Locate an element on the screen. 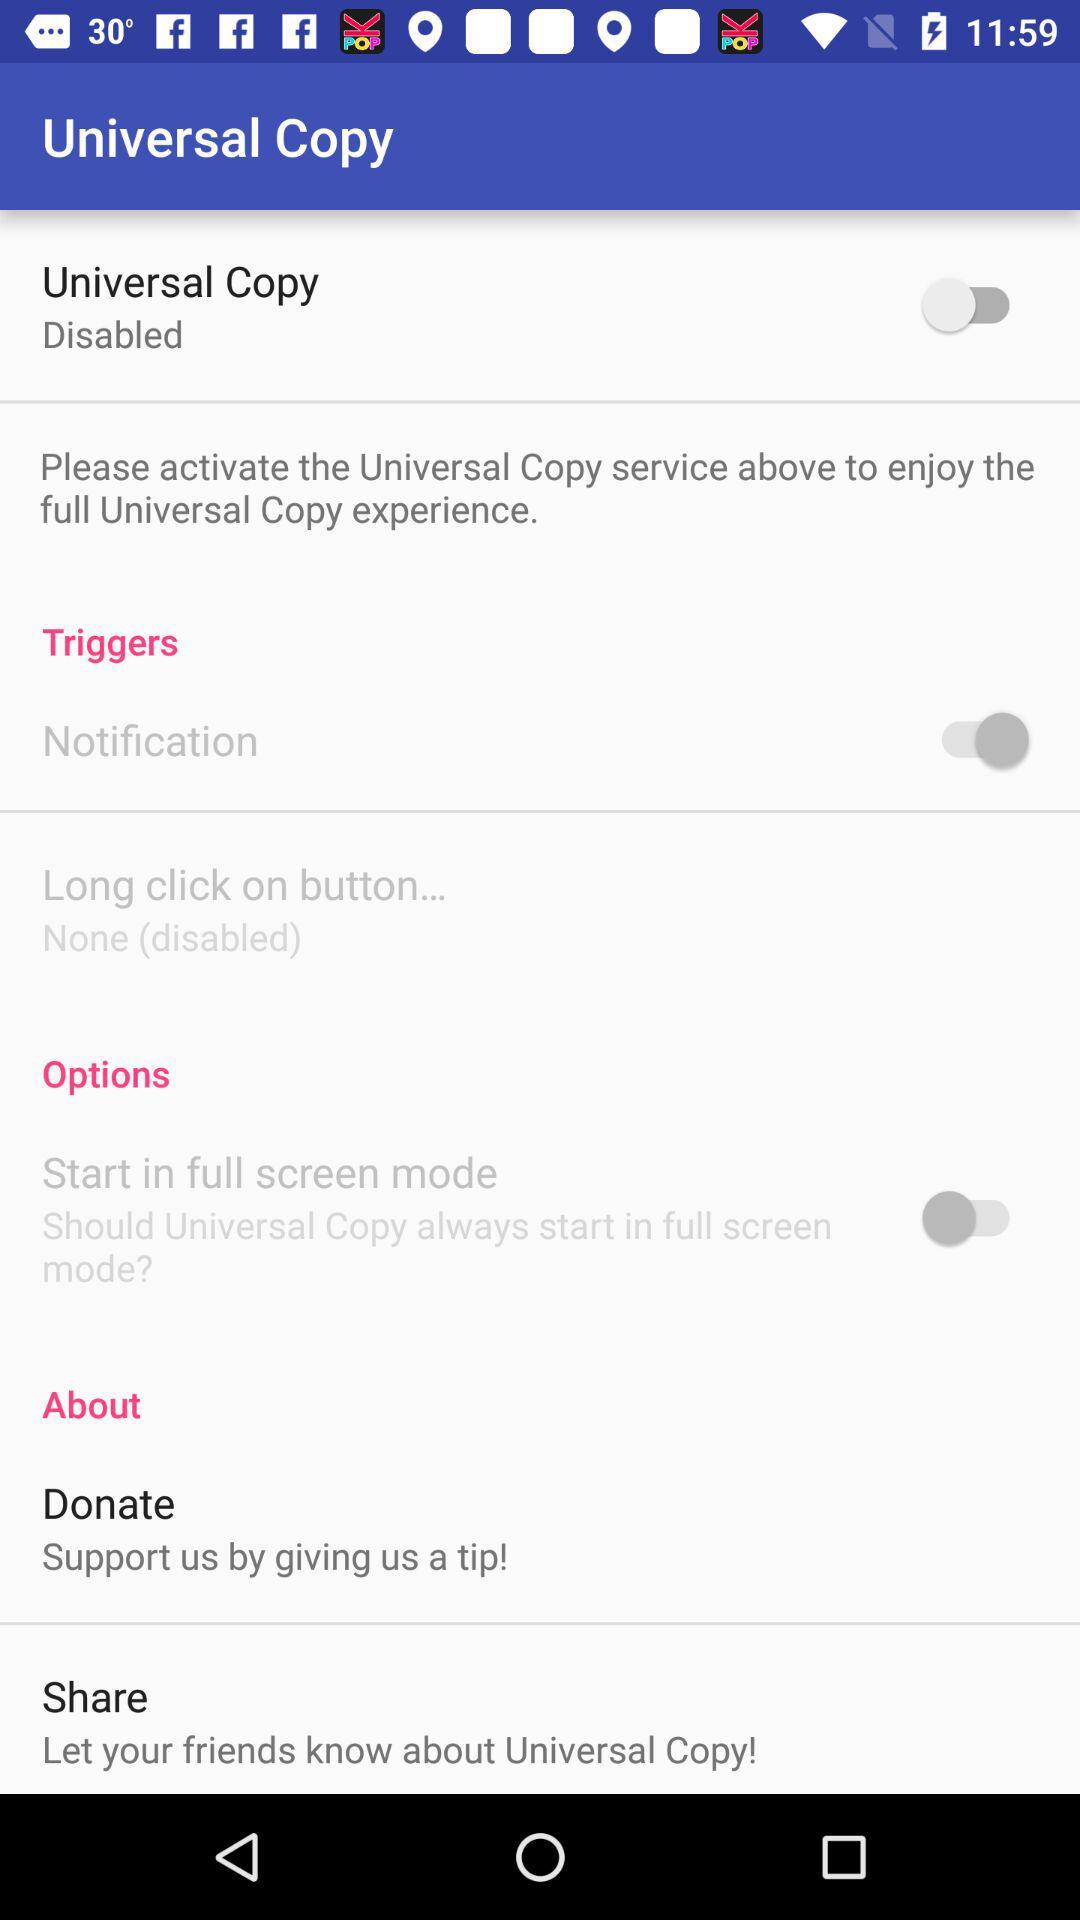 This screenshot has width=1080, height=1920. the donate item is located at coordinates (108, 1502).